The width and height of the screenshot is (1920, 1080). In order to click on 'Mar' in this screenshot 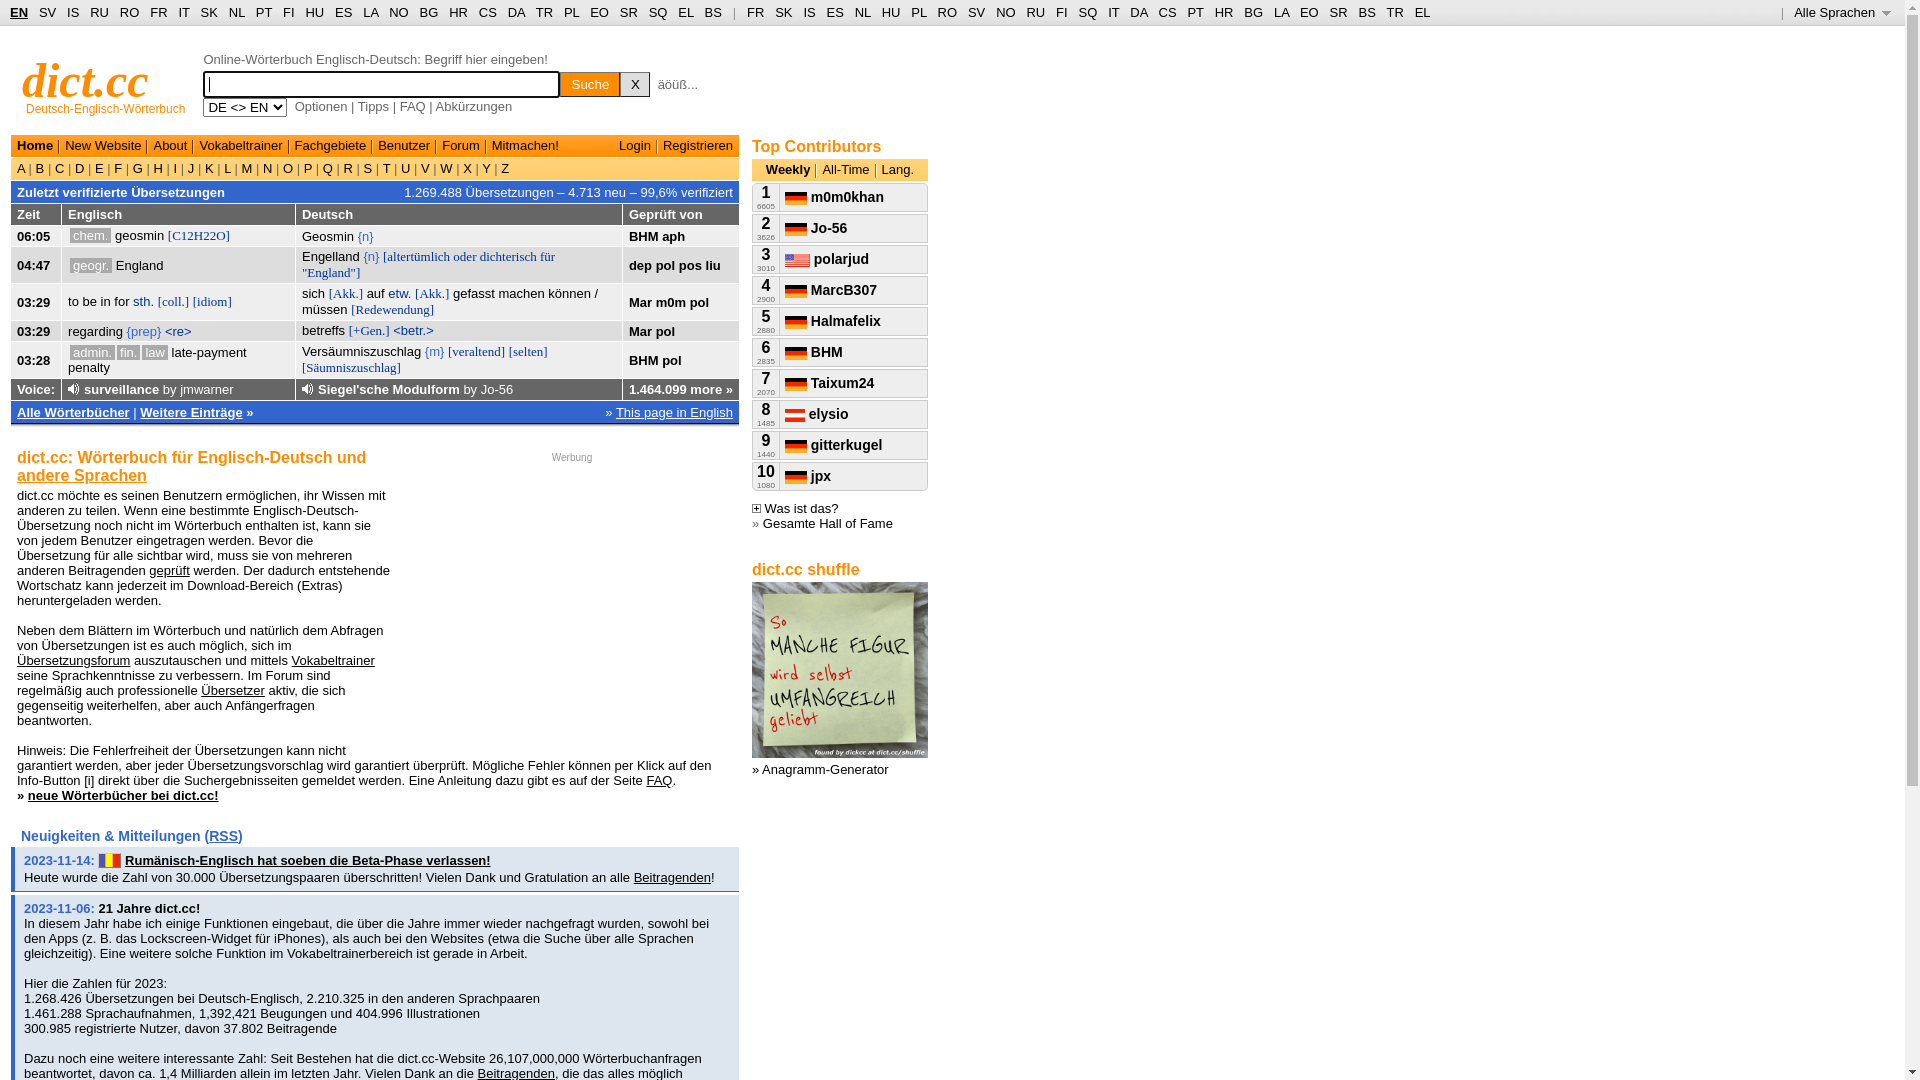, I will do `click(640, 301)`.